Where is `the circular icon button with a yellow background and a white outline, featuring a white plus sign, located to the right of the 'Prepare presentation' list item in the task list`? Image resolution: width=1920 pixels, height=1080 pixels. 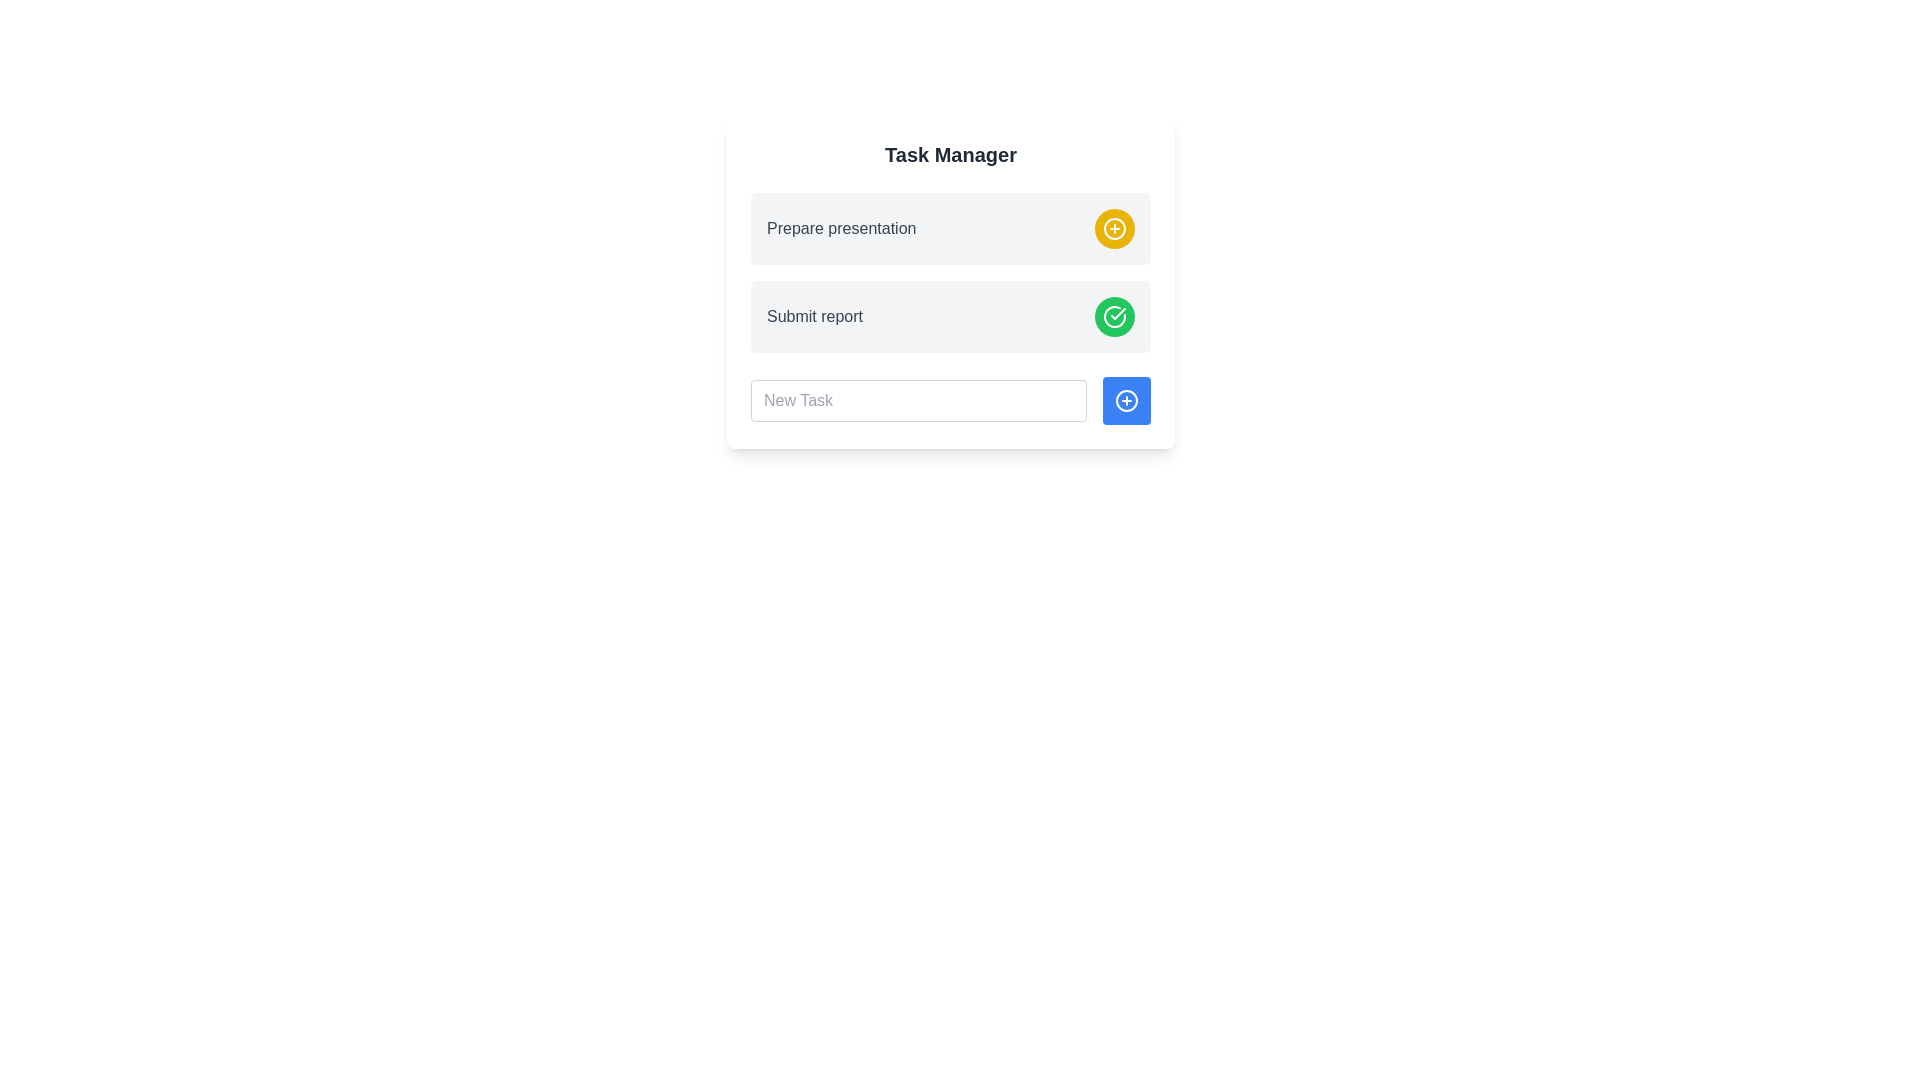
the circular icon button with a yellow background and a white outline, featuring a white plus sign, located to the right of the 'Prepare presentation' list item in the task list is located at coordinates (1113, 227).